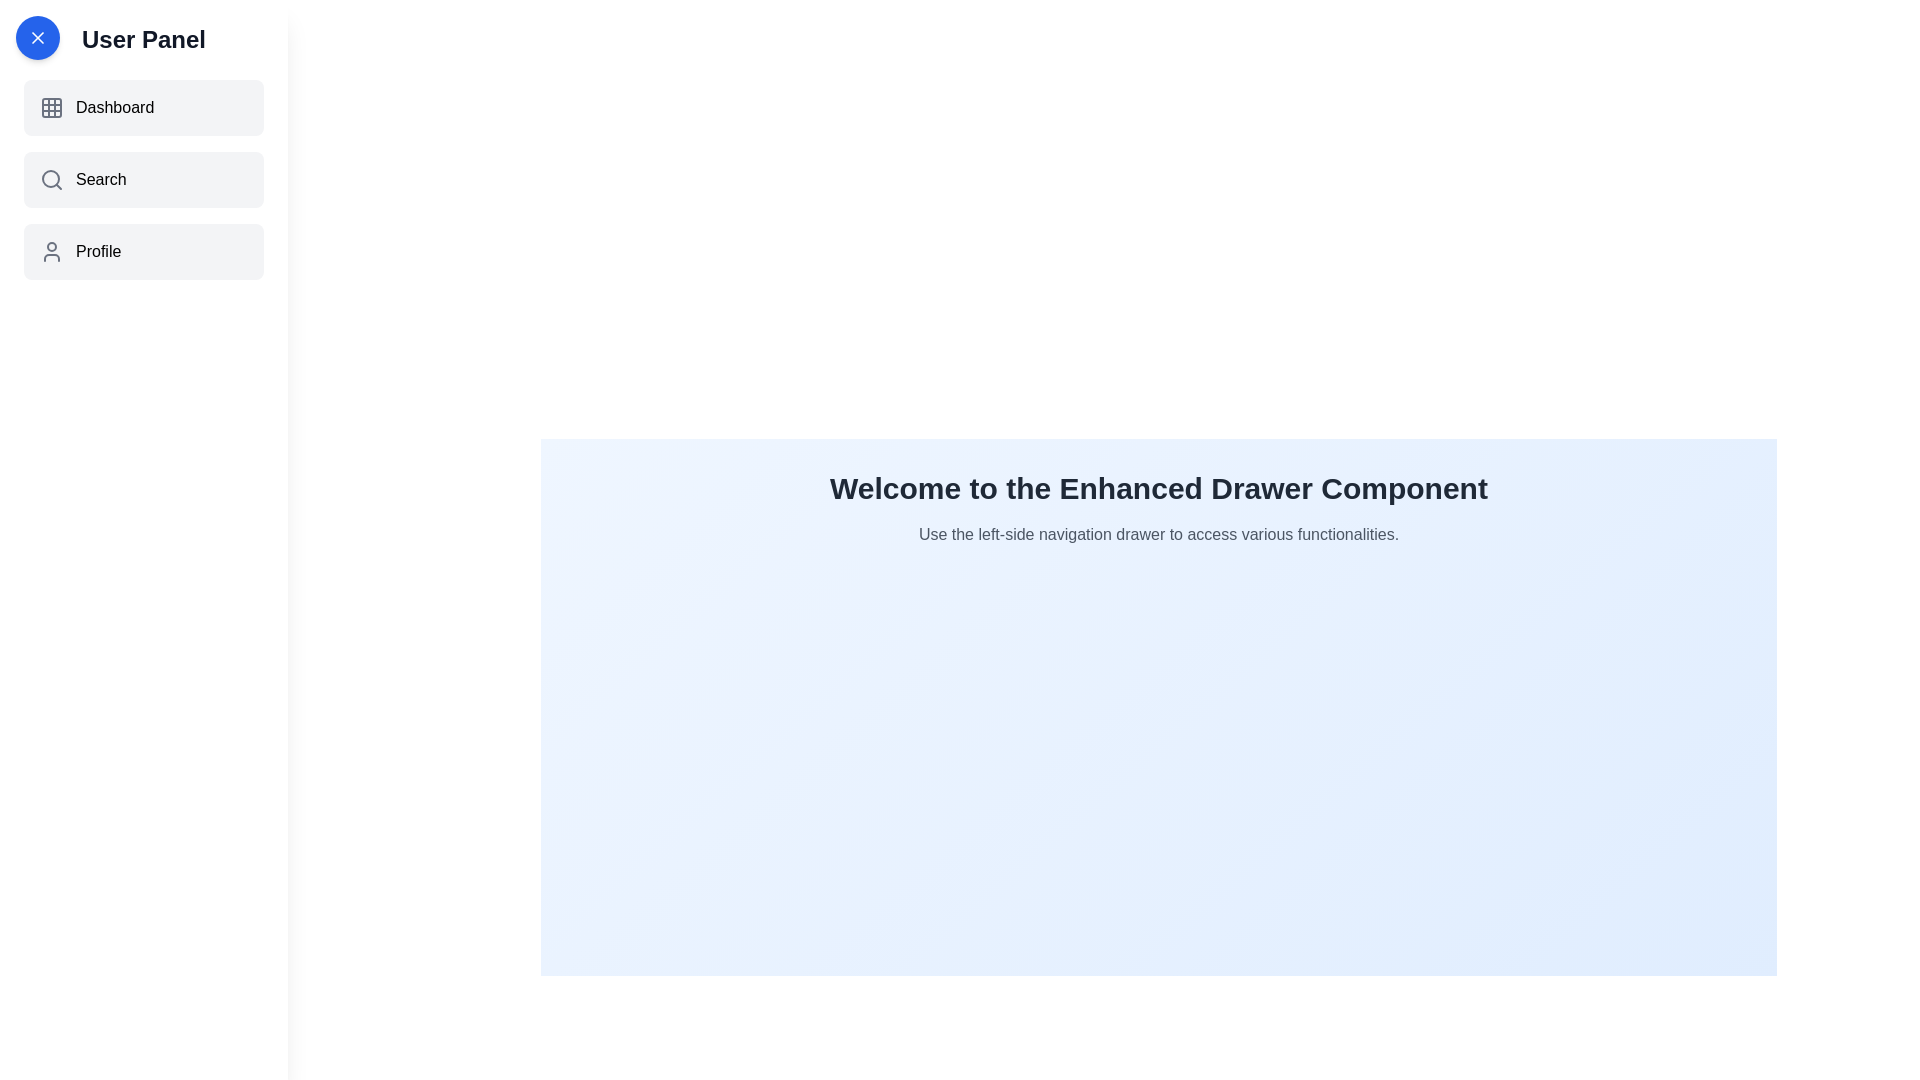 The width and height of the screenshot is (1920, 1080). Describe the element at coordinates (143, 180) in the screenshot. I see `the 'Search' button located in the left navigation panel, which is the second button in a vertical stack of three options` at that location.